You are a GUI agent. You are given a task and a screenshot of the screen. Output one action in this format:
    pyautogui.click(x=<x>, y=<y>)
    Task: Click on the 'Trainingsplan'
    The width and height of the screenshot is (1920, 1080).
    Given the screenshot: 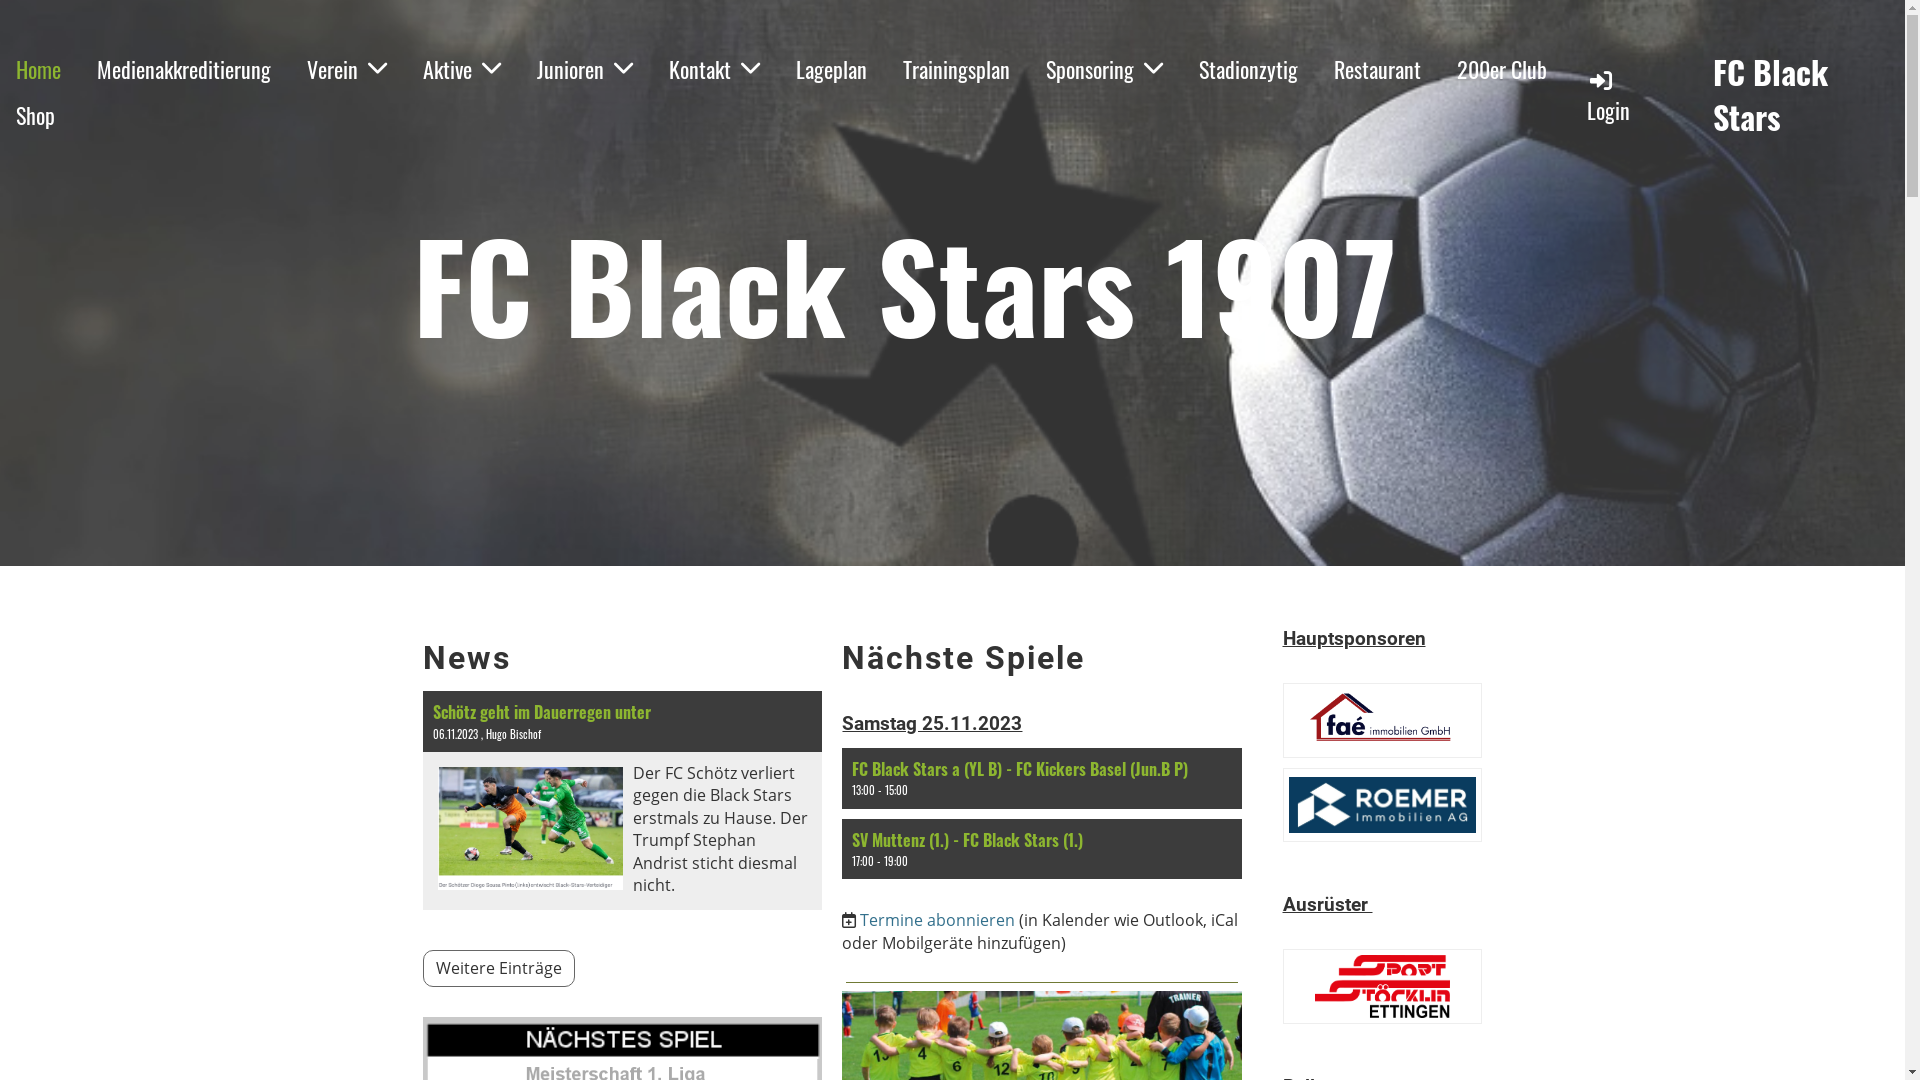 What is the action you would take?
    pyautogui.click(x=955, y=68)
    